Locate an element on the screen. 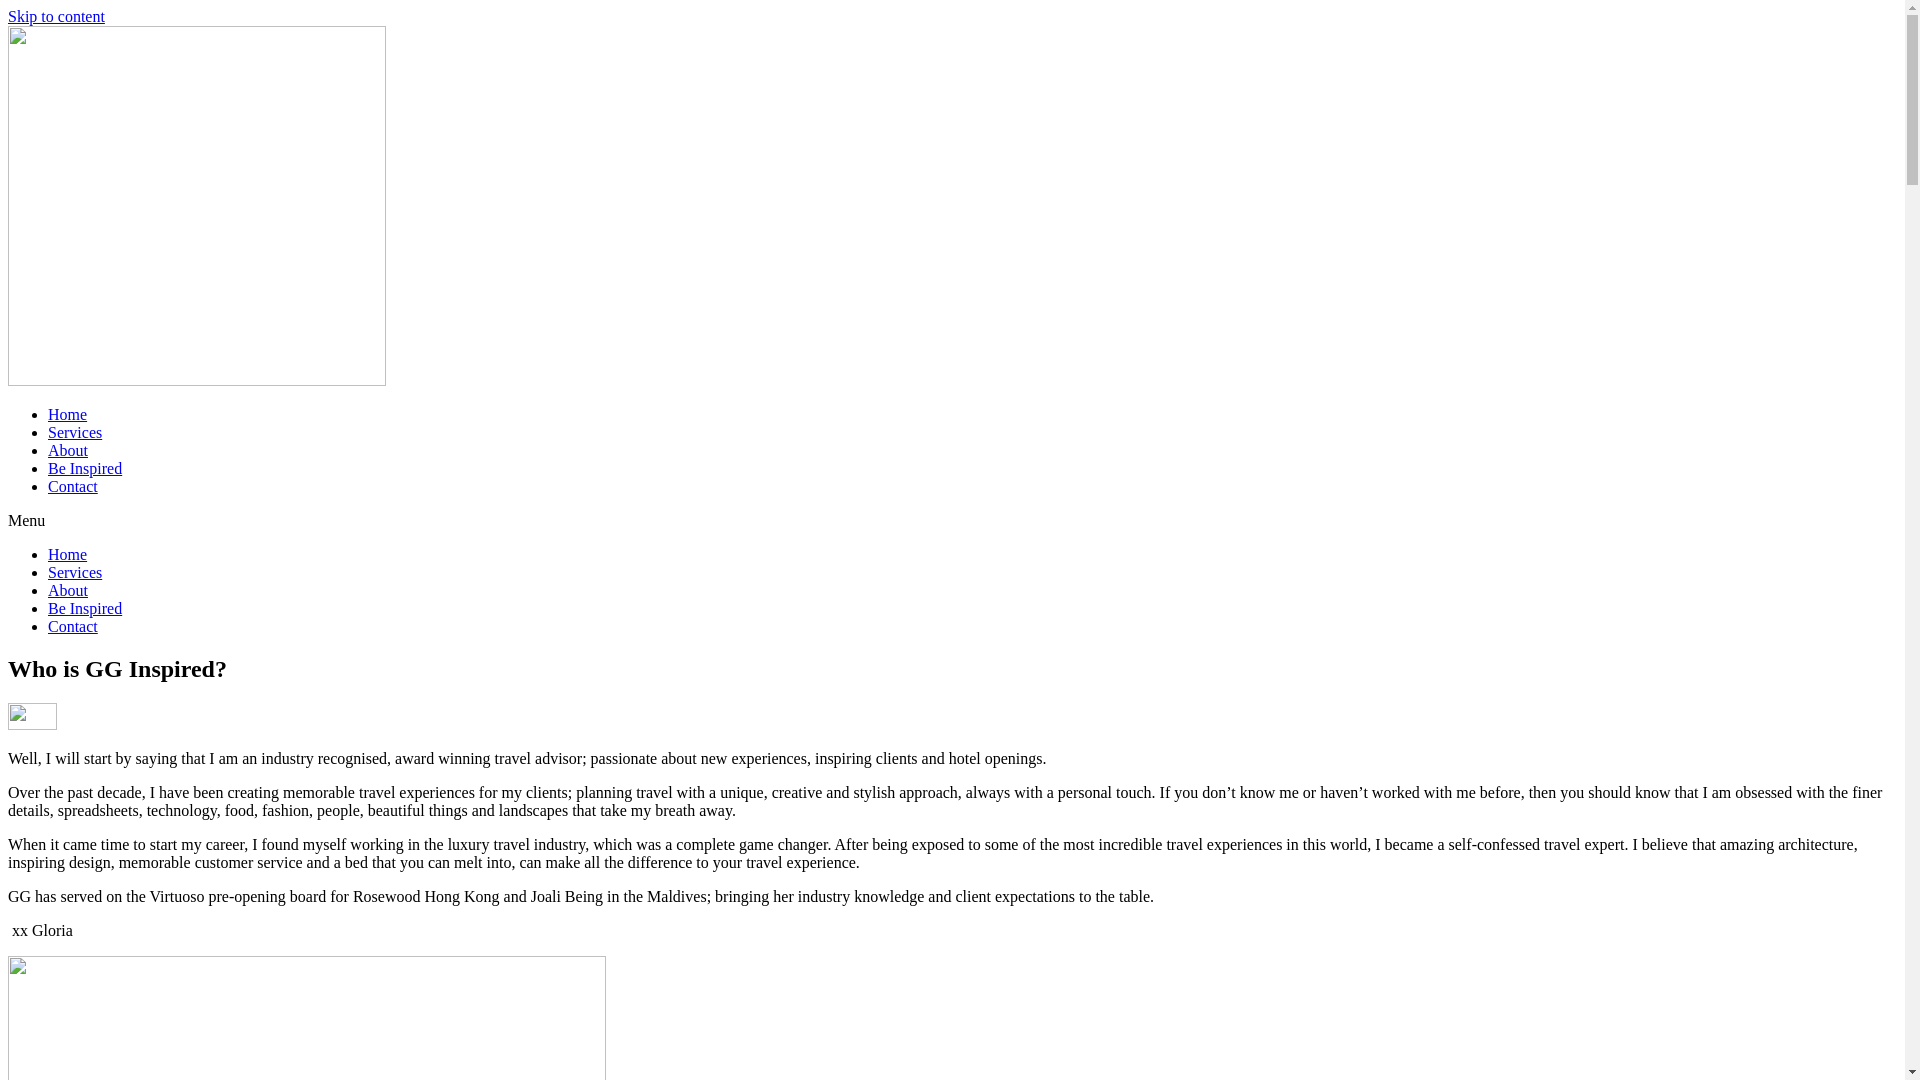  'About' is located at coordinates (67, 589).